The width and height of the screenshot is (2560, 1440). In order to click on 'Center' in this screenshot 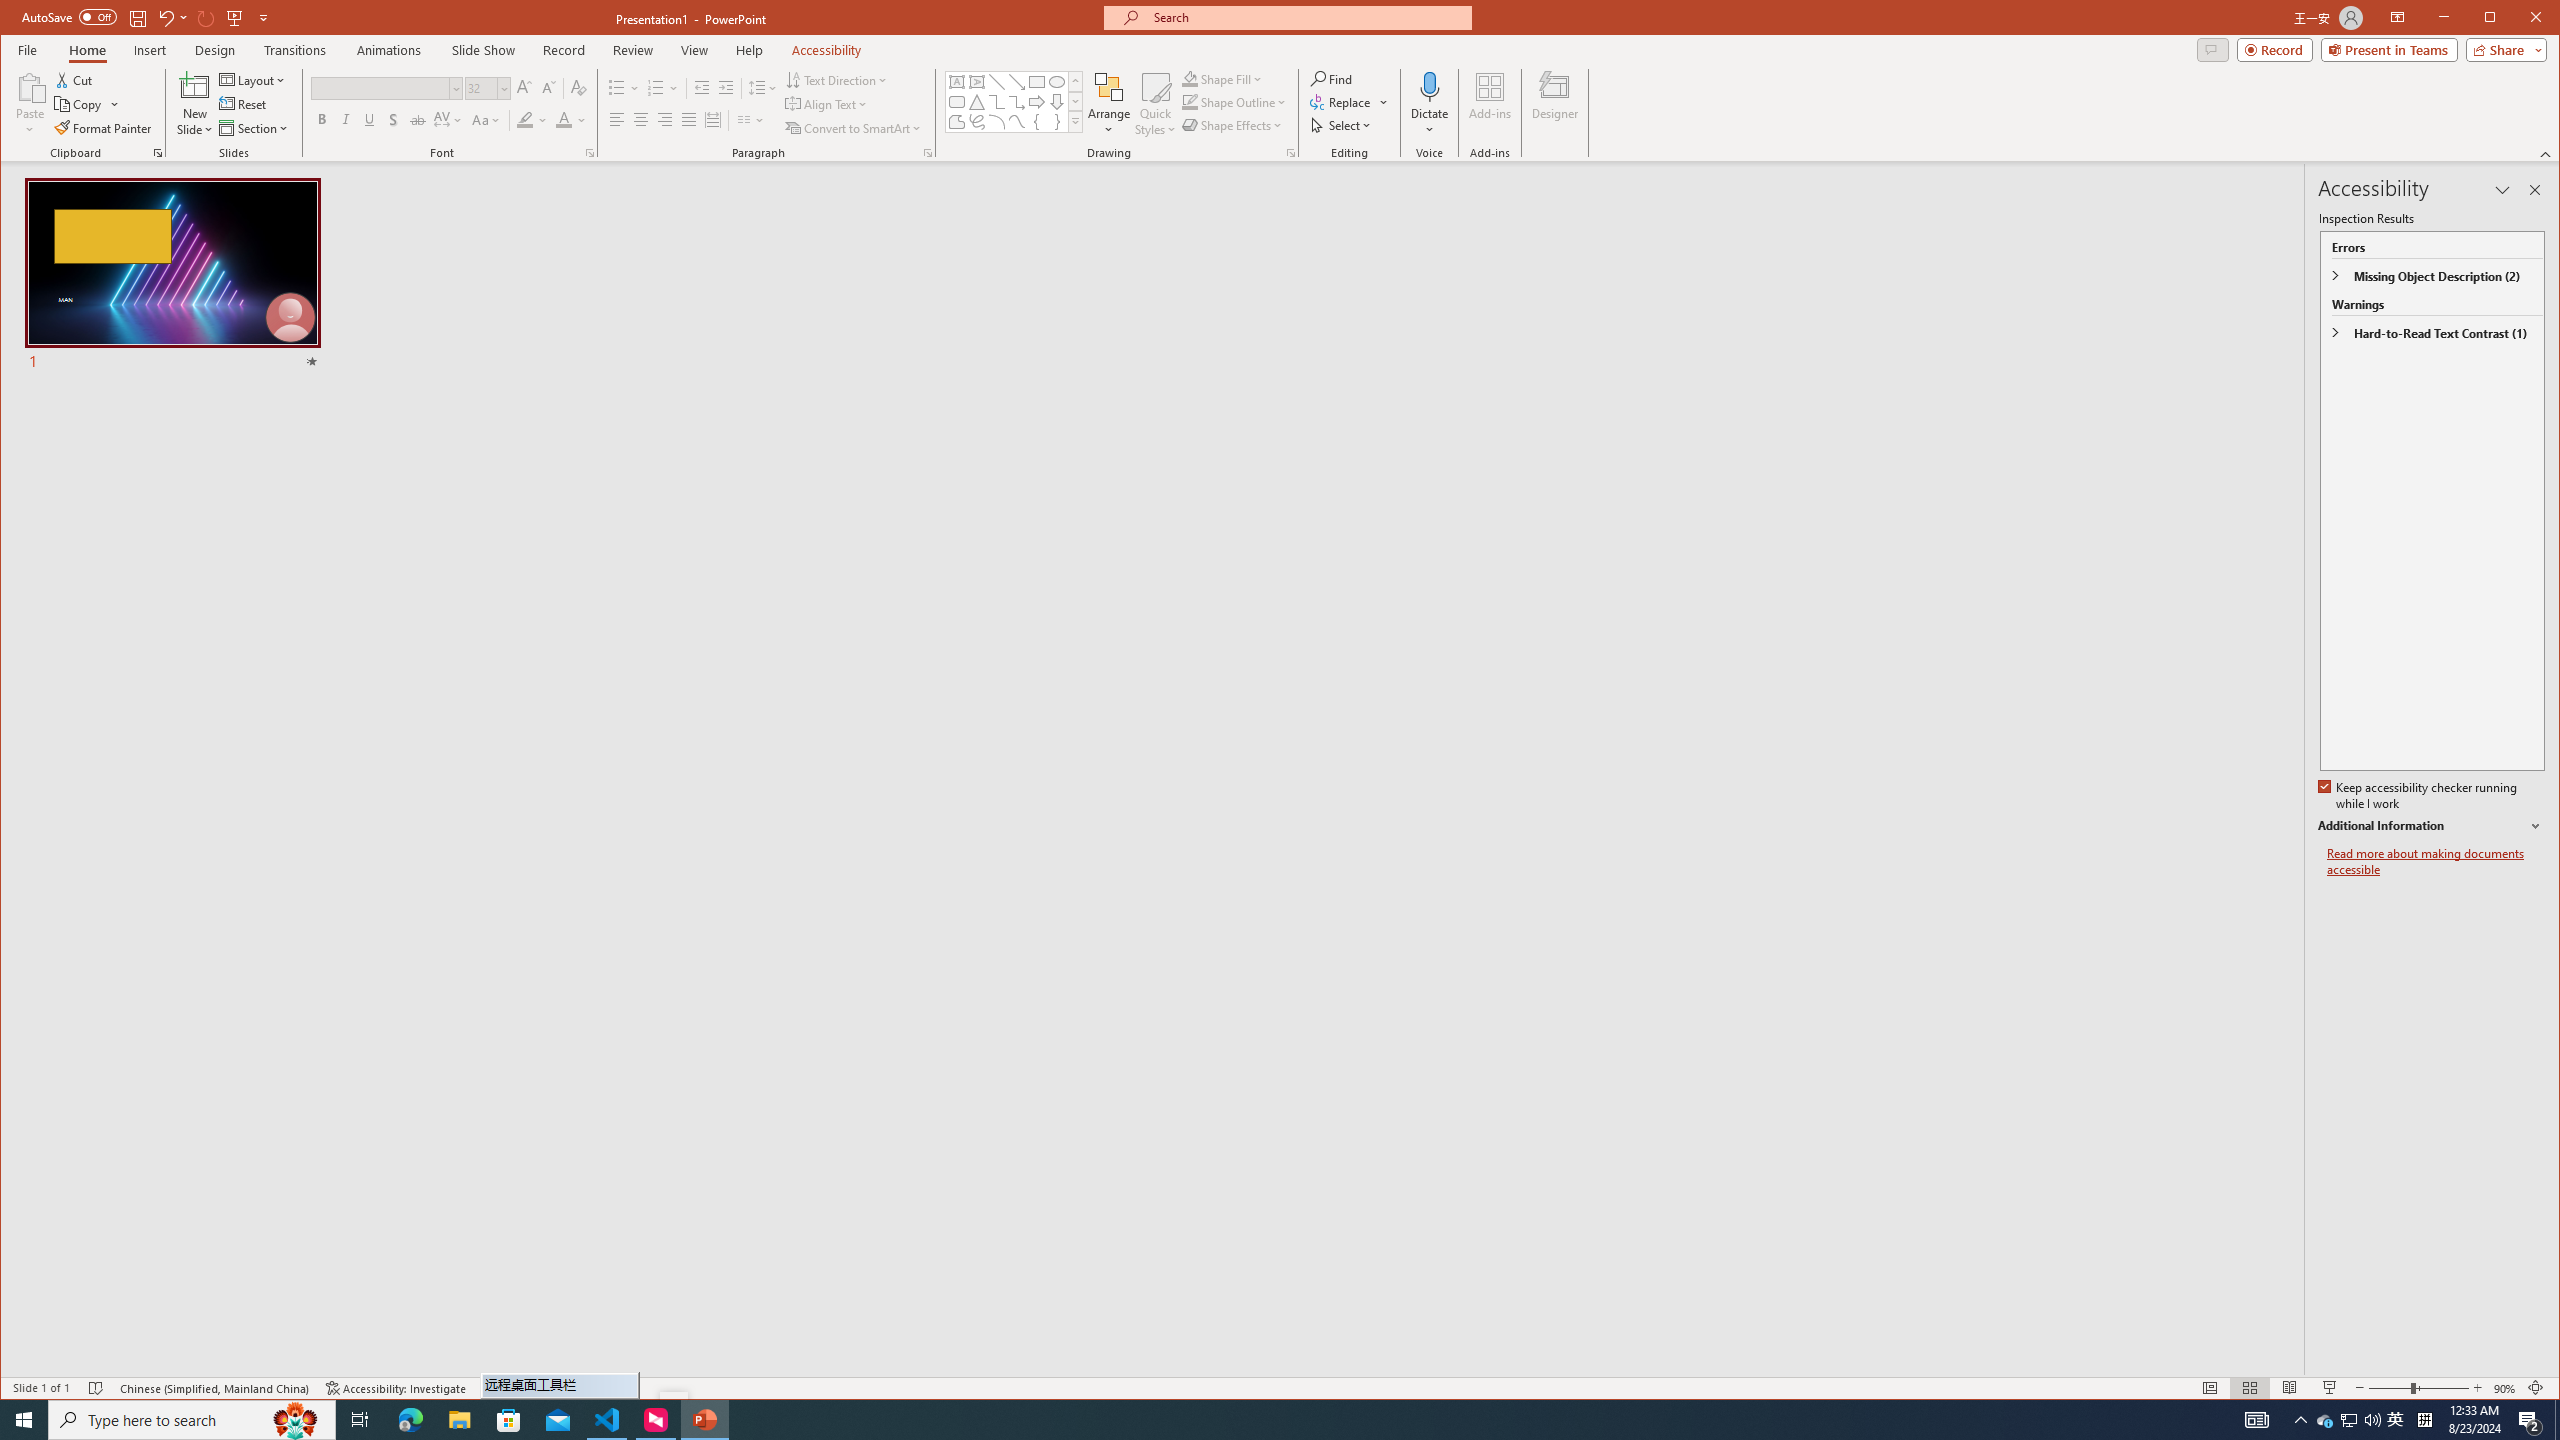, I will do `click(640, 119)`.